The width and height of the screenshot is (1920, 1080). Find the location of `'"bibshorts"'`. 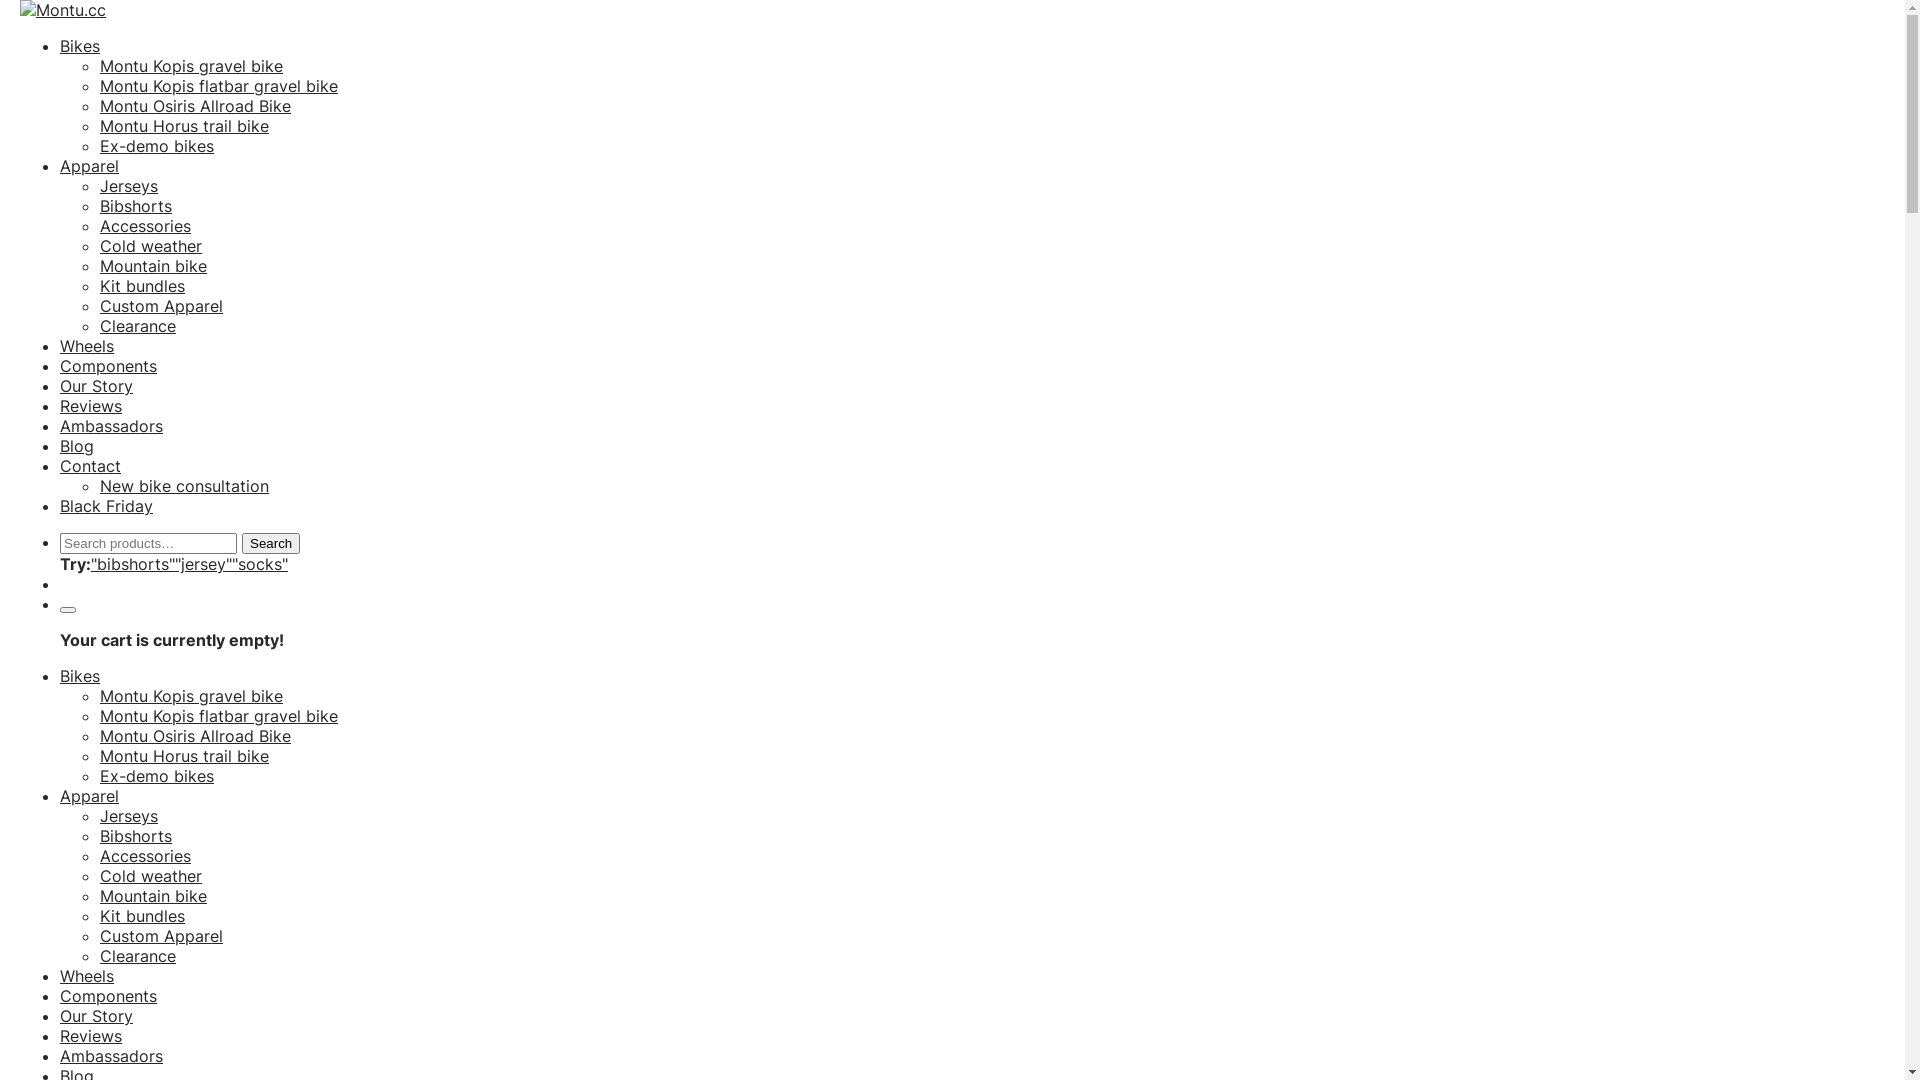

'"bibshorts"' is located at coordinates (132, 563).